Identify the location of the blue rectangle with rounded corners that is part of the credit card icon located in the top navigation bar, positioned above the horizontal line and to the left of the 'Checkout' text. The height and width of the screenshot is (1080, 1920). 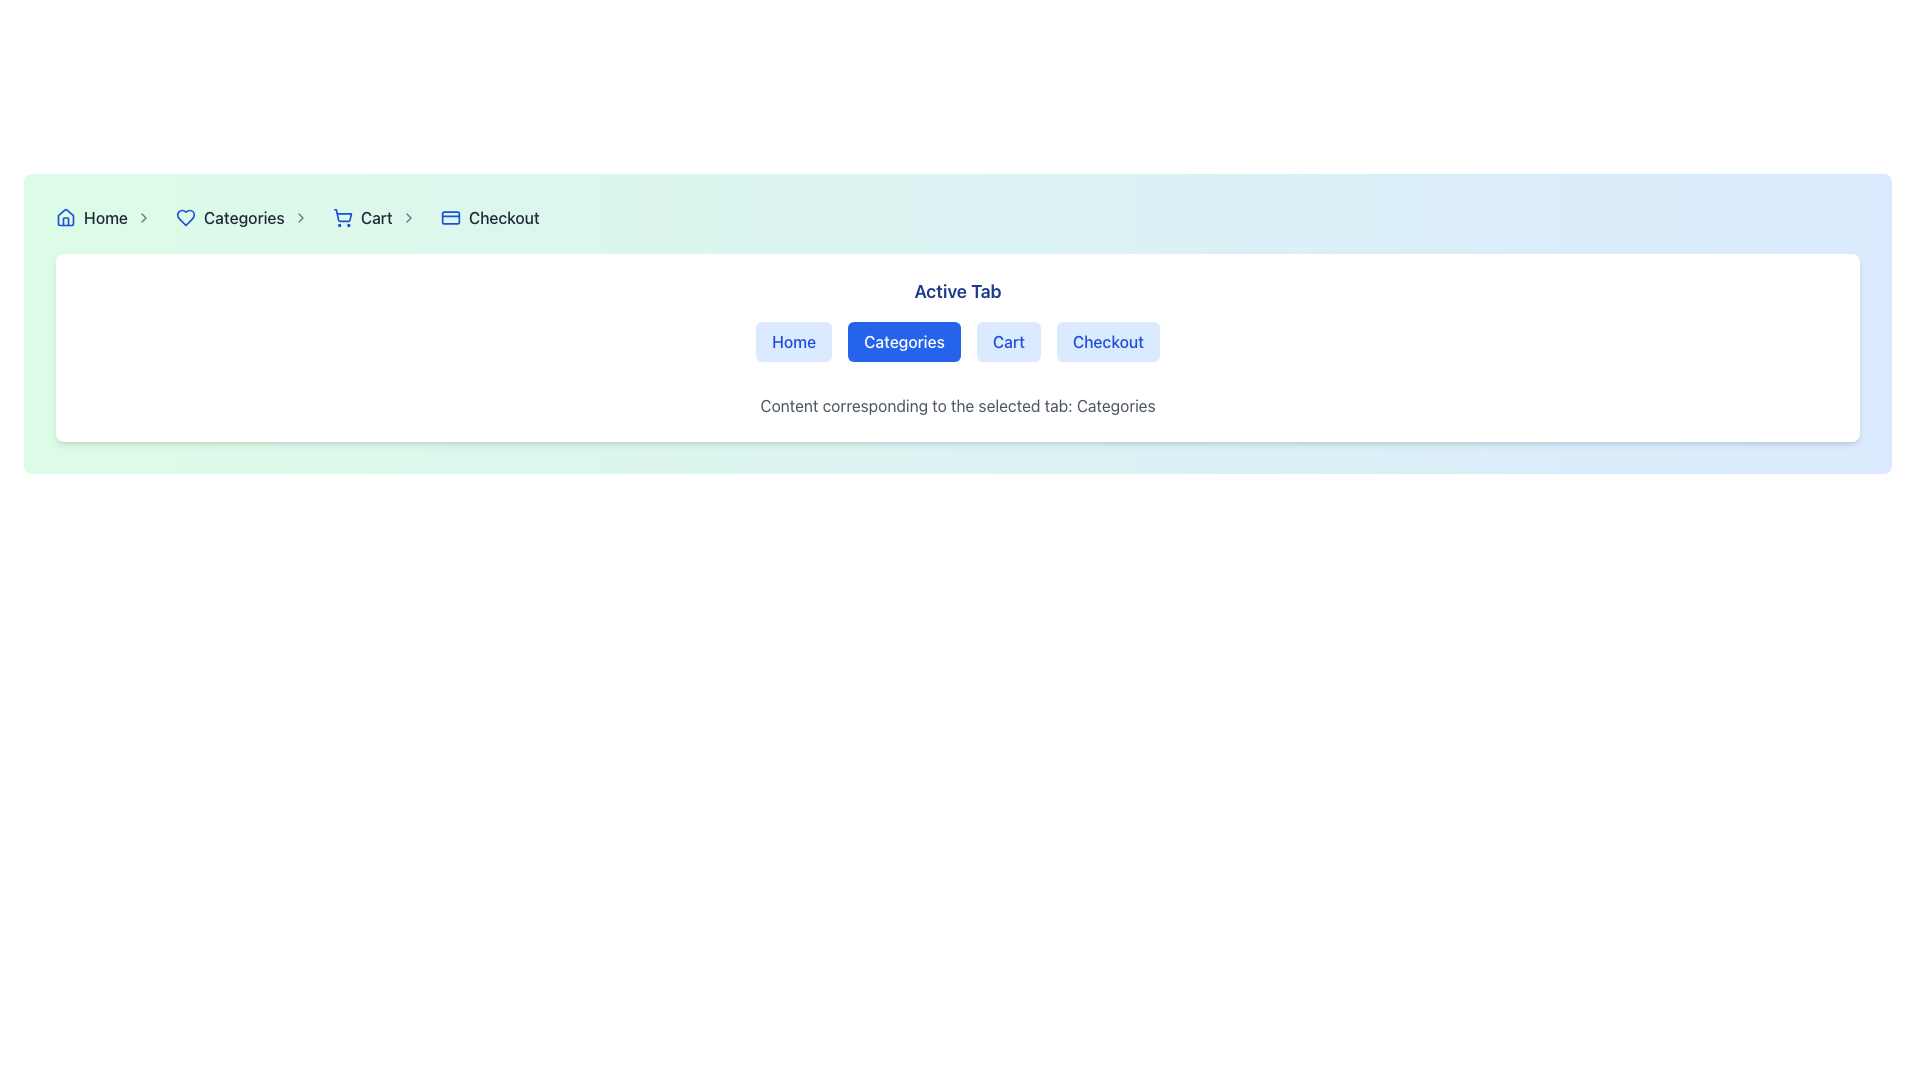
(449, 218).